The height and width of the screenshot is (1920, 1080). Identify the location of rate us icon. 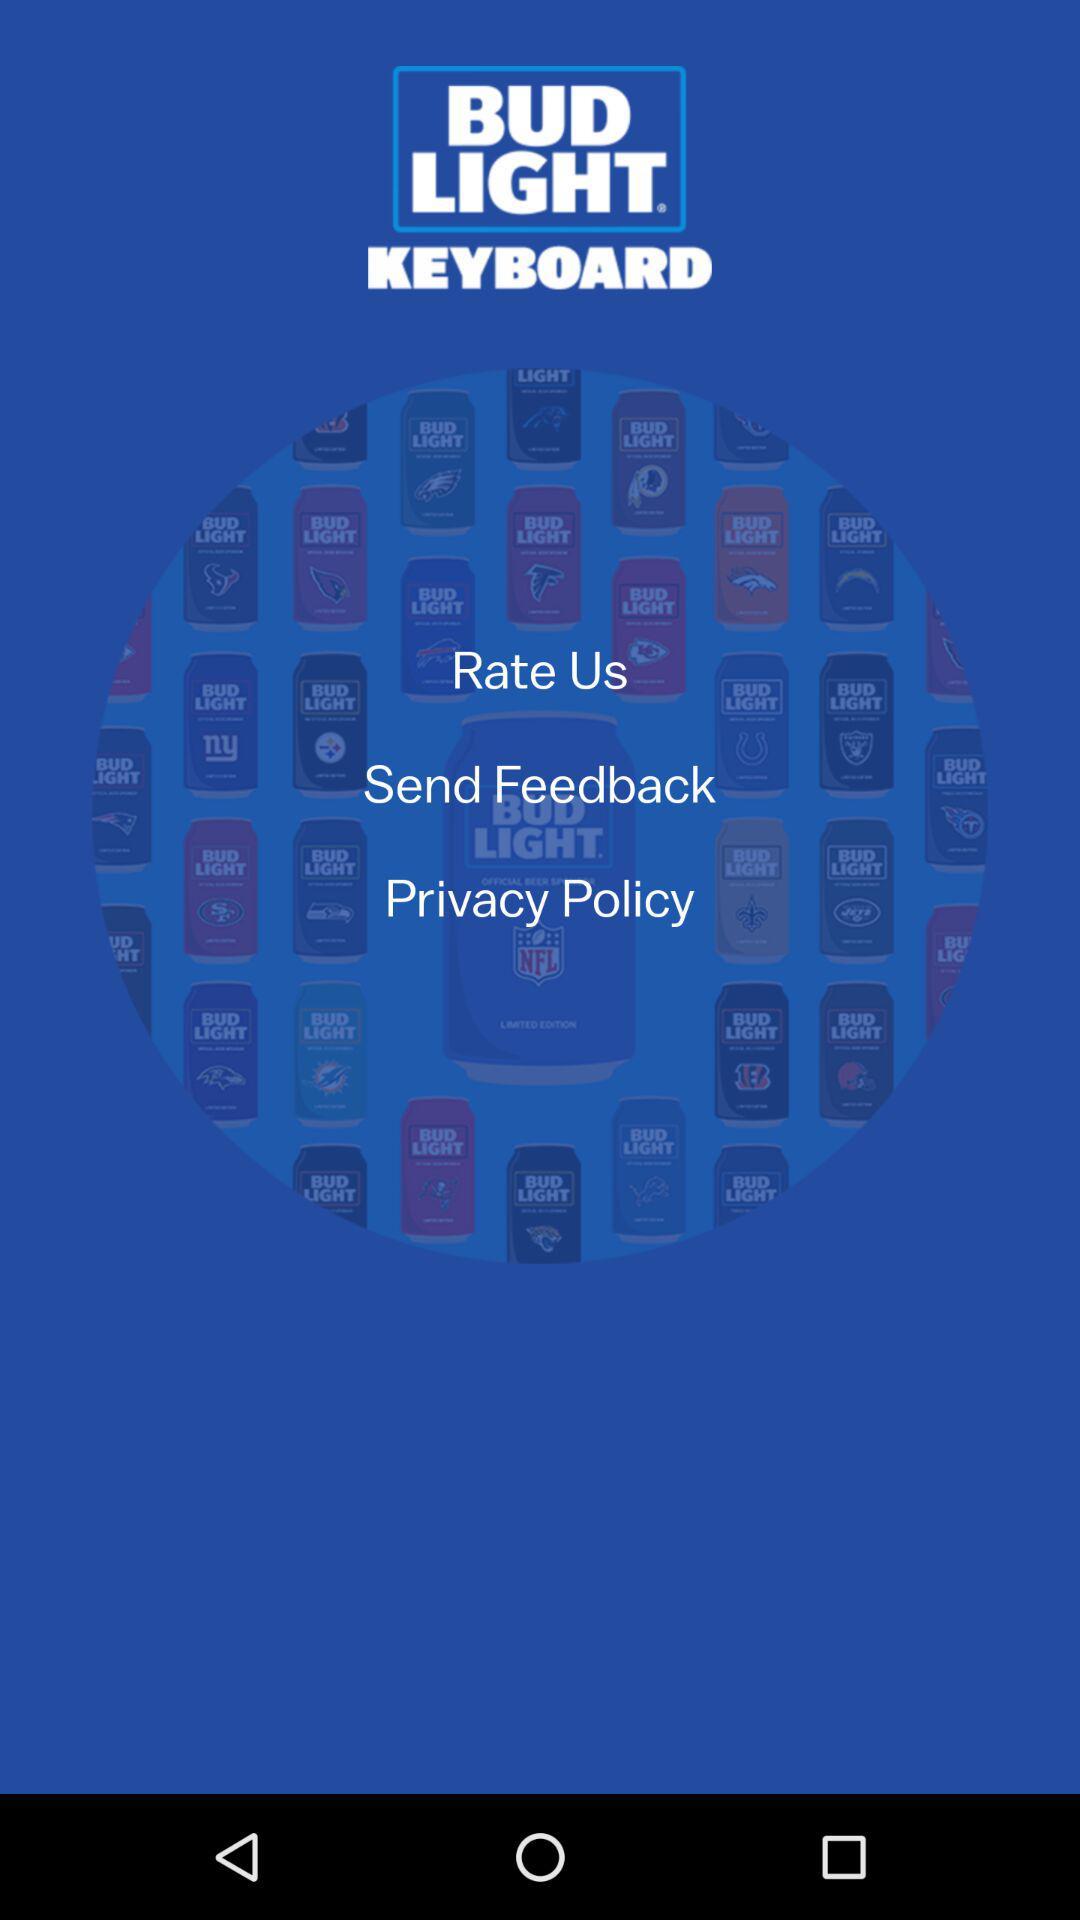
(540, 668).